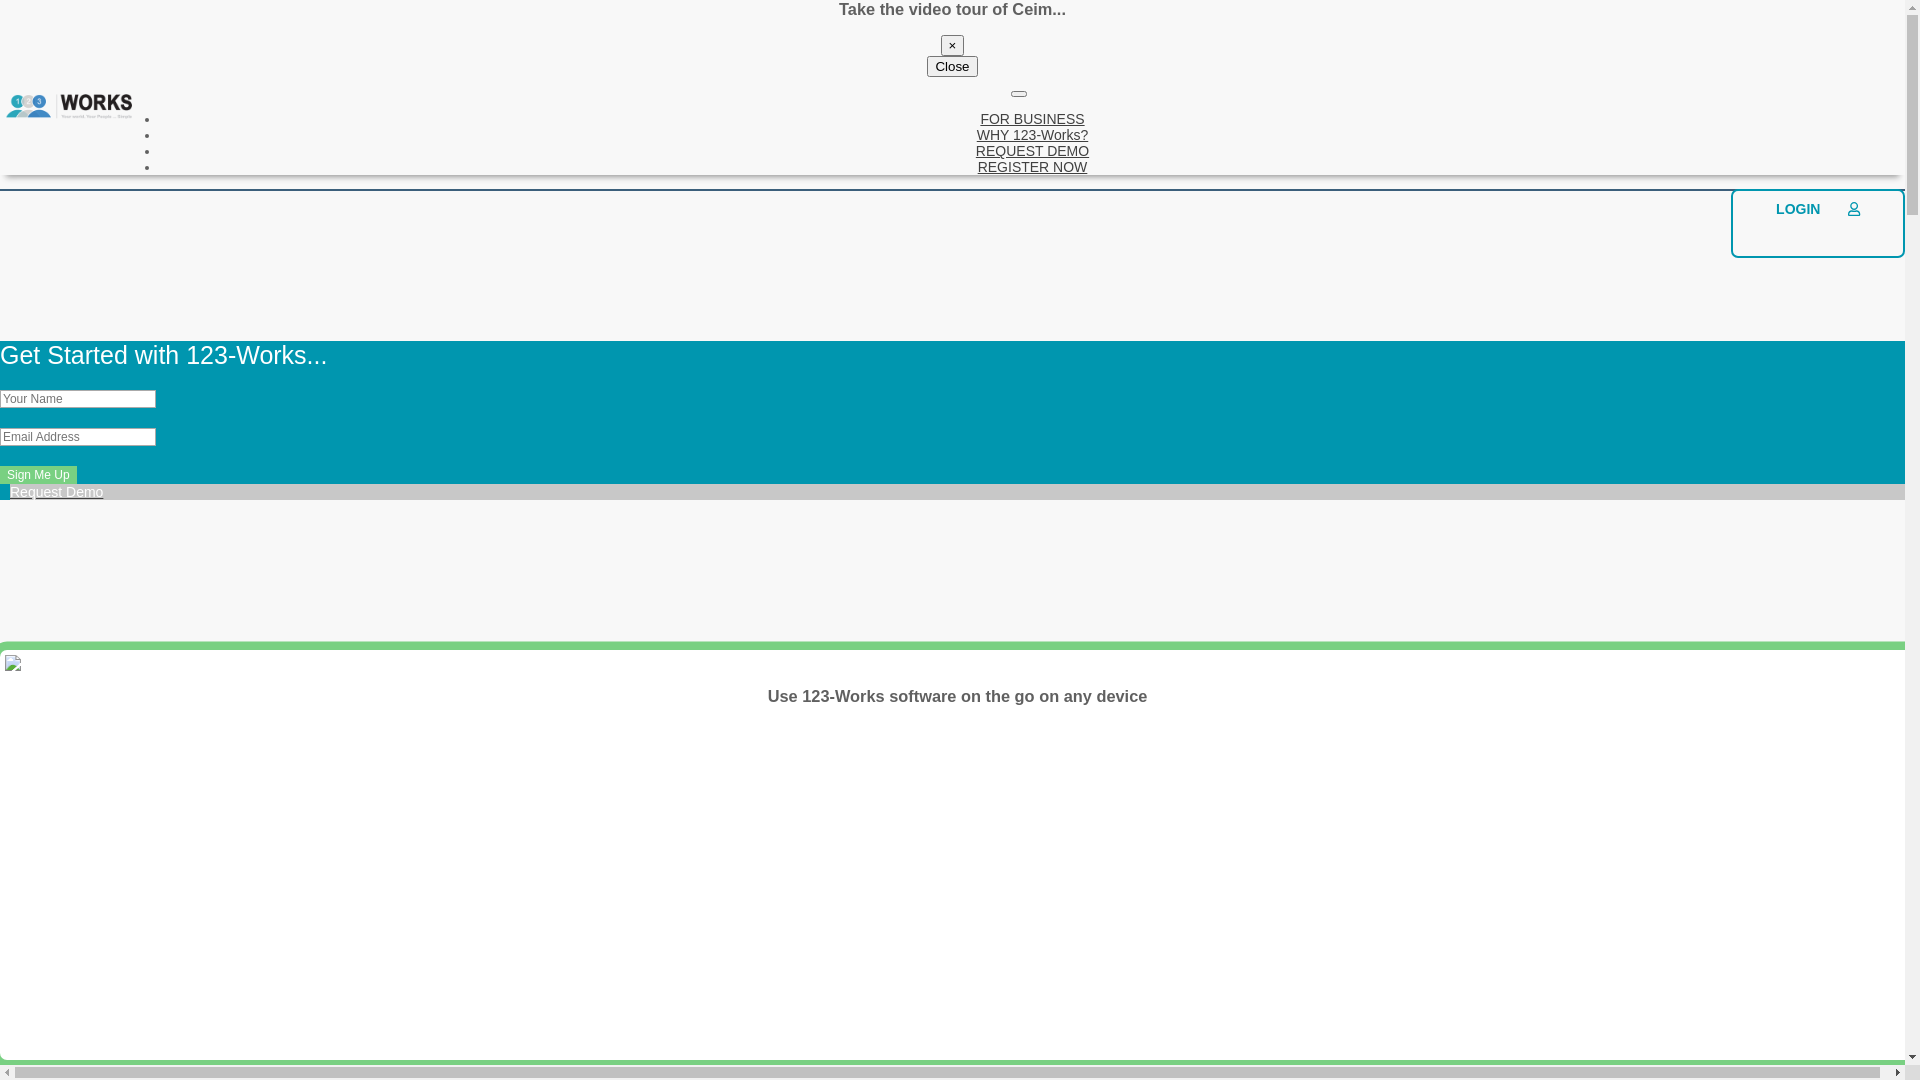 The width and height of the screenshot is (1920, 1080). Describe the element at coordinates (1032, 149) in the screenshot. I see `'REQUEST DEMO'` at that location.